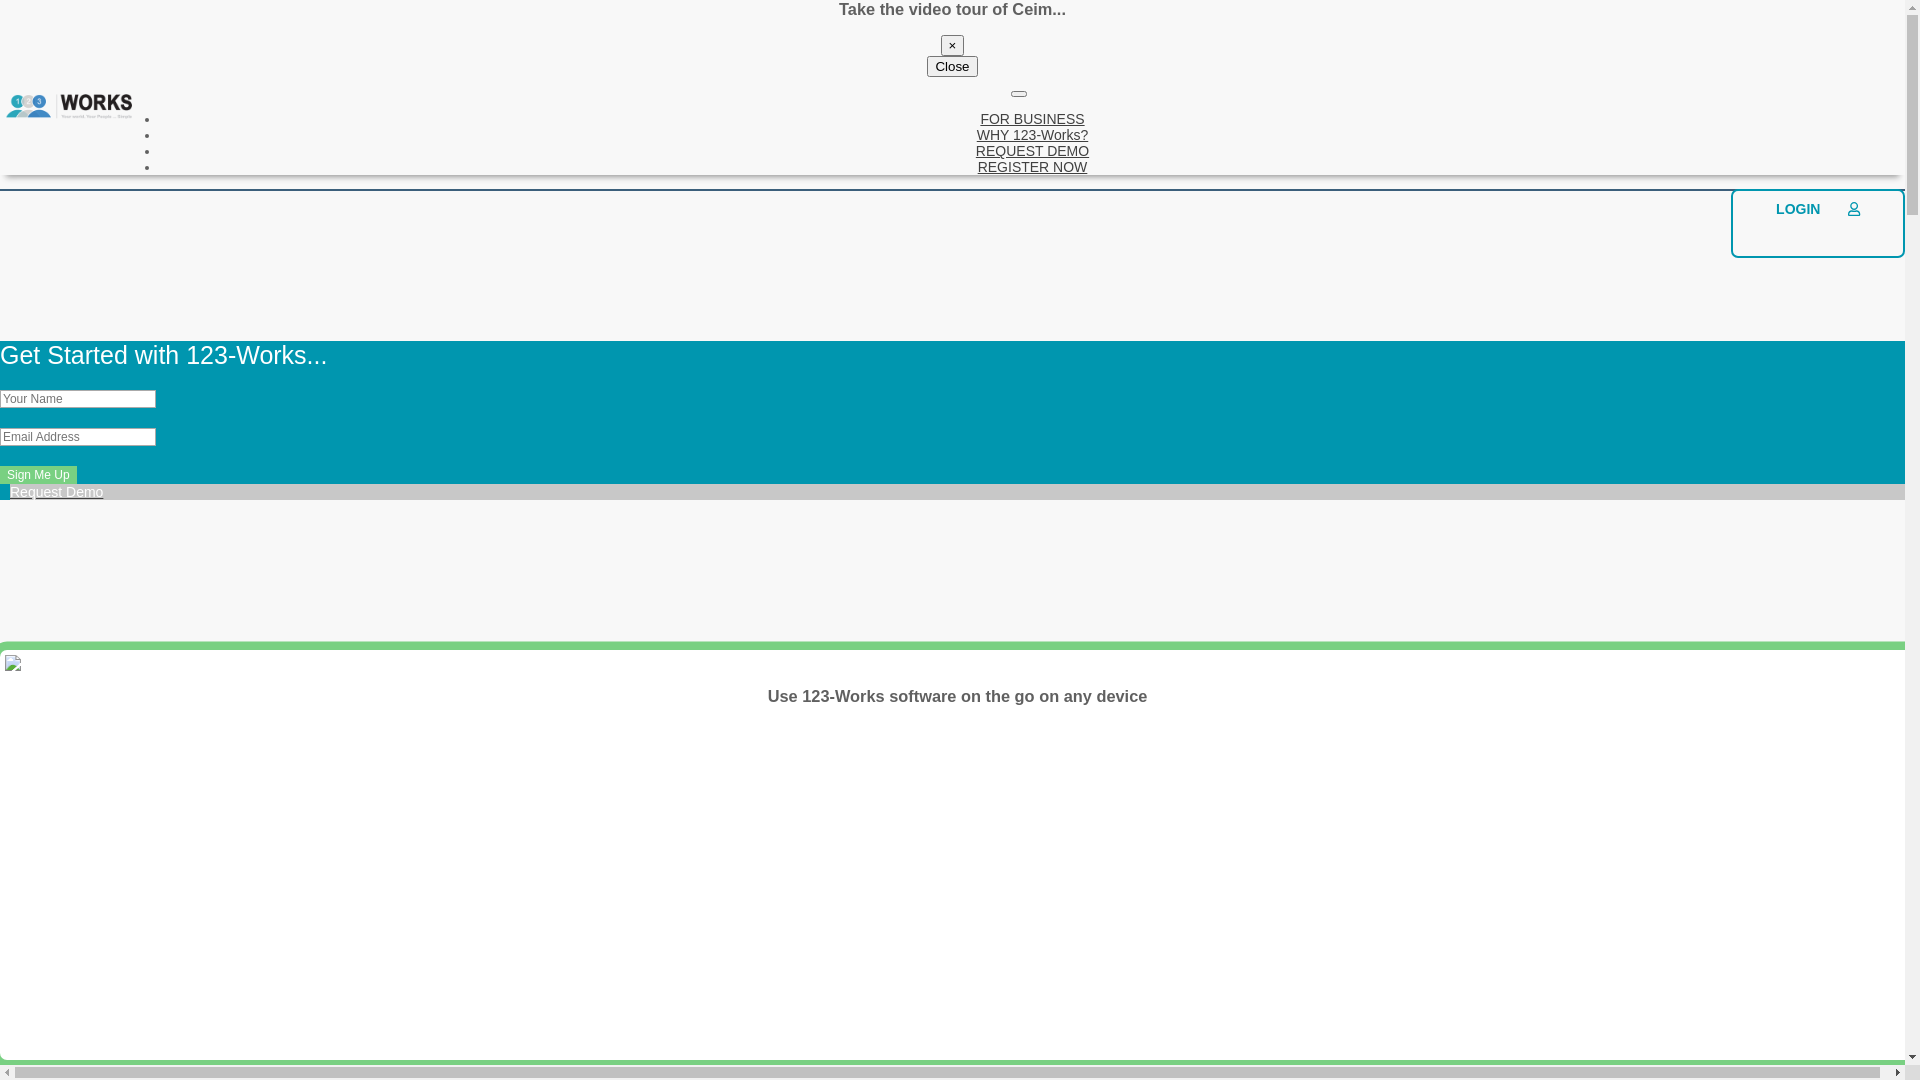 The width and height of the screenshot is (1920, 1080). Describe the element at coordinates (1032, 149) in the screenshot. I see `'REQUEST DEMO'` at that location.